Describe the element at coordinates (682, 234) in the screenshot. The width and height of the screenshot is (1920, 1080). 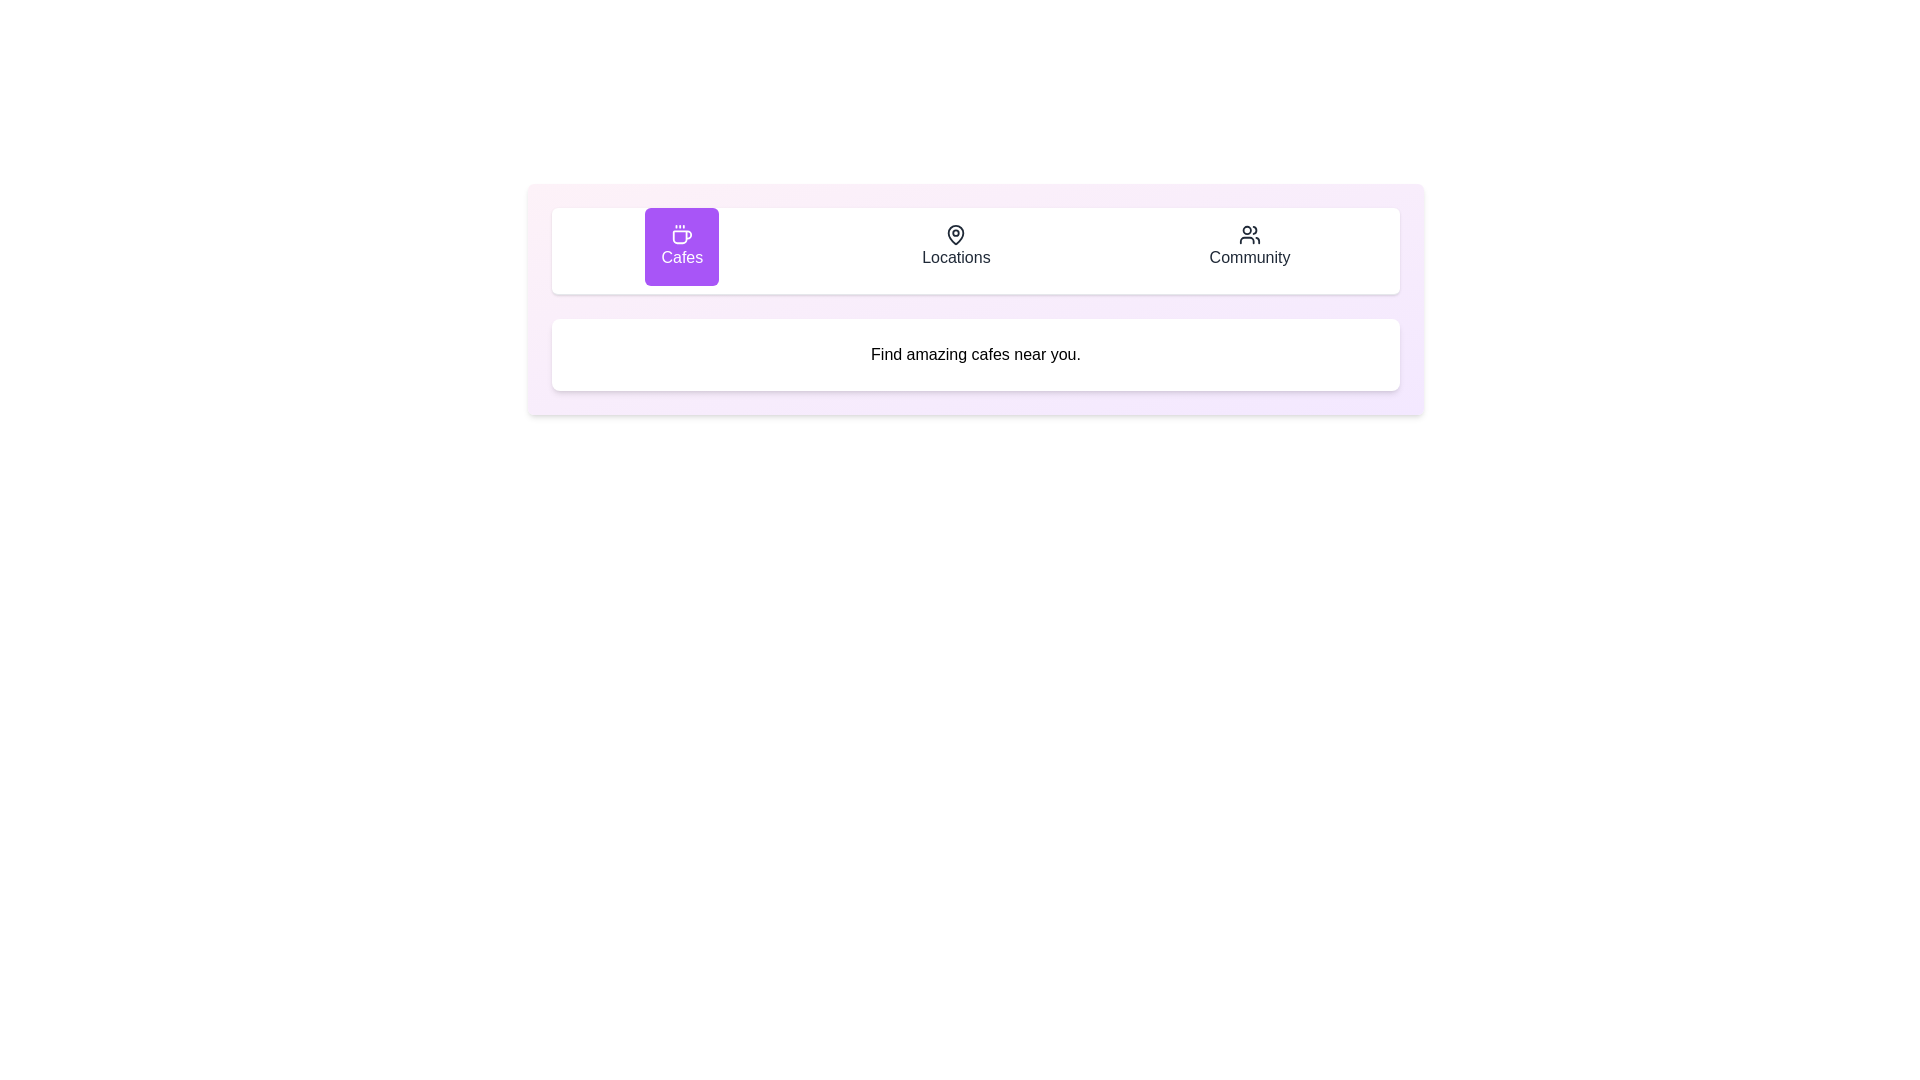
I see `the coffee cup icon with a purple background located above the 'Cafes' label` at that location.